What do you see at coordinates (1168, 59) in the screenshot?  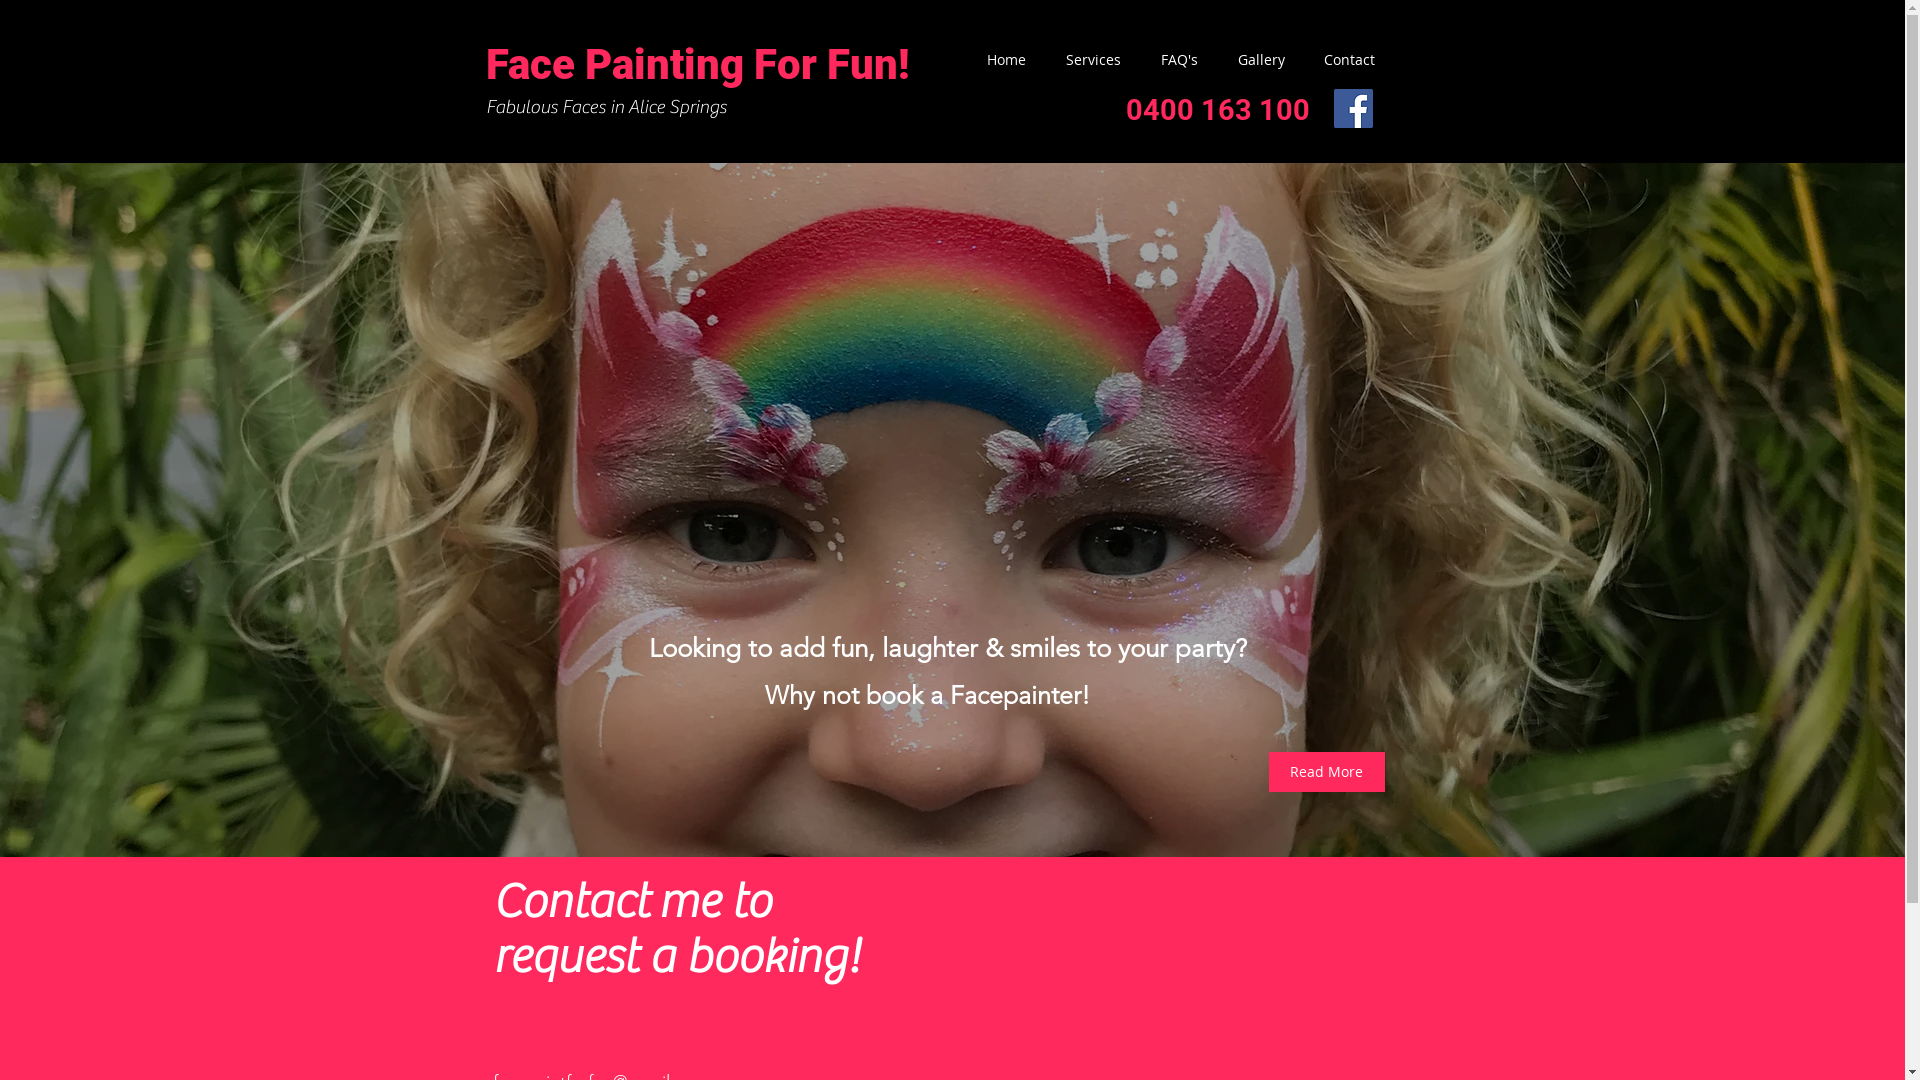 I see `'FAQ's'` at bounding box center [1168, 59].